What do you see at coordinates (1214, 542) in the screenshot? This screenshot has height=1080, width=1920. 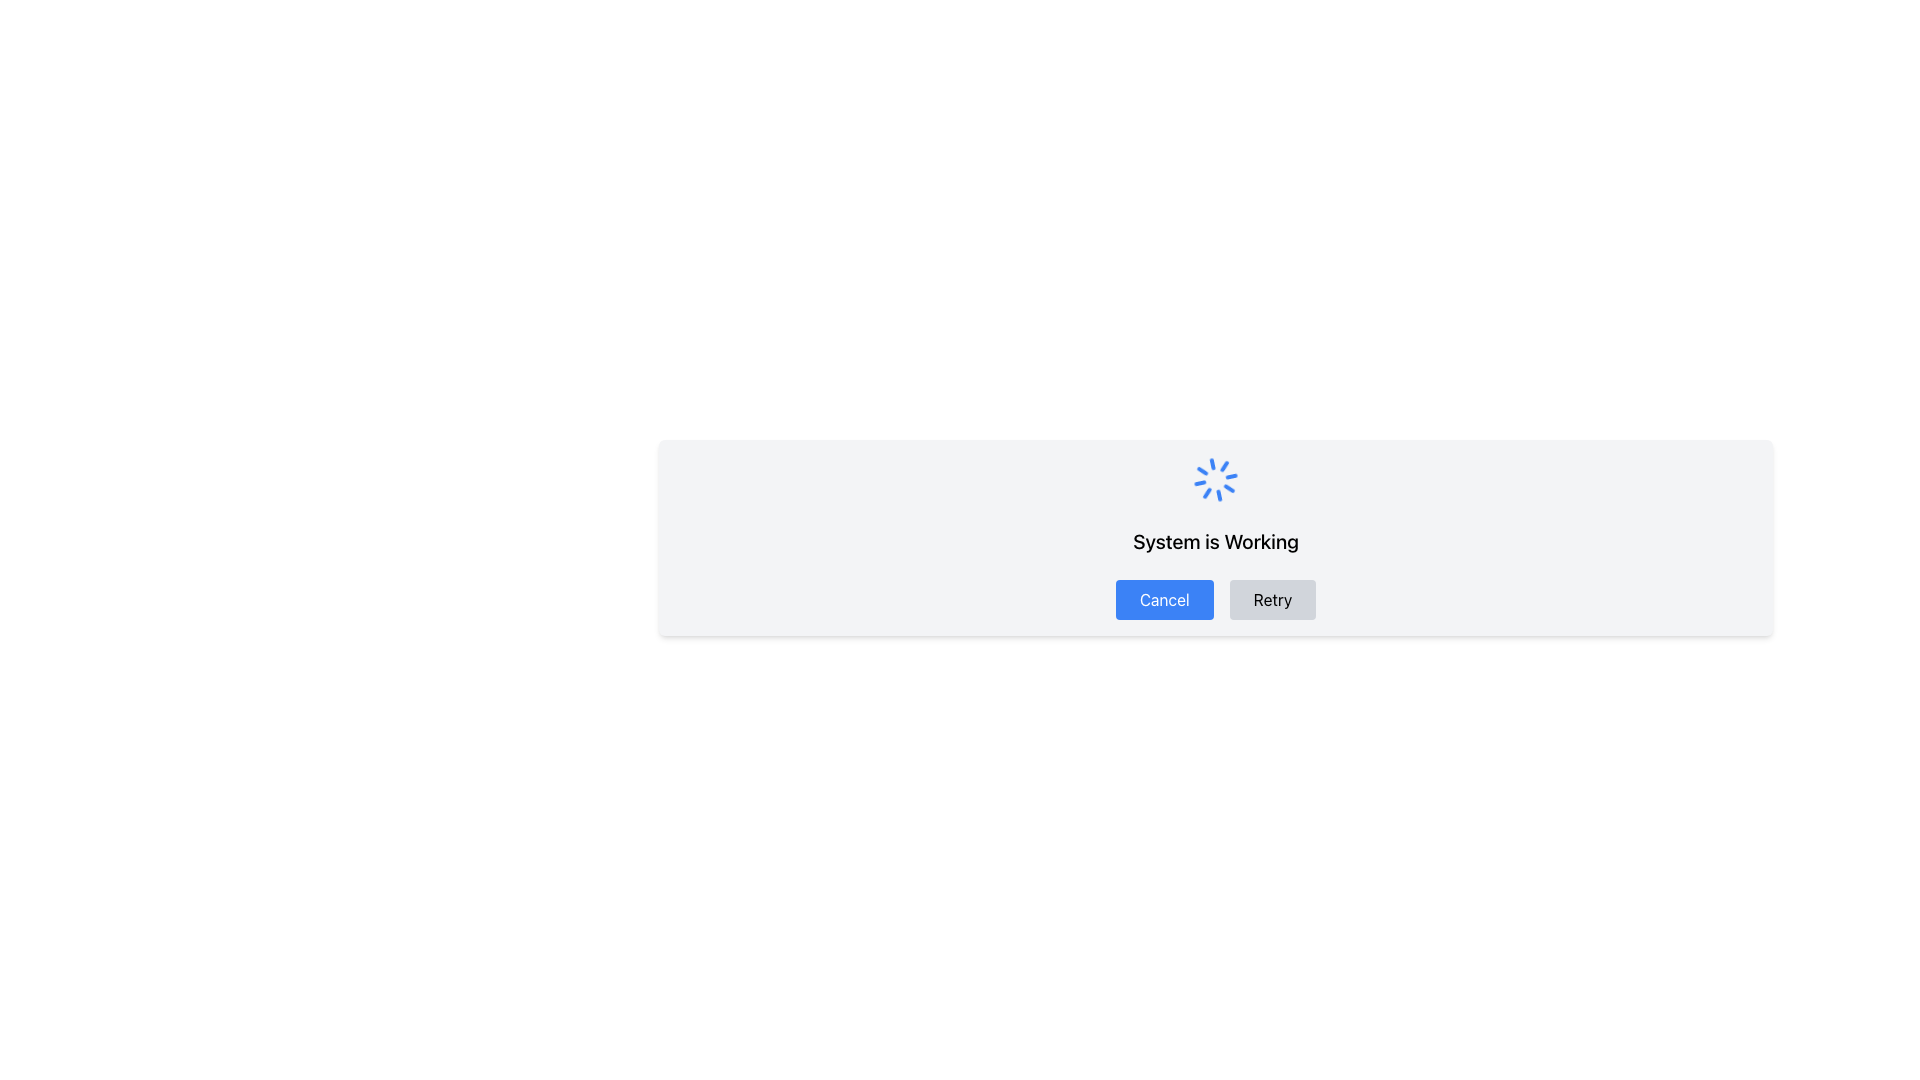 I see `the Text Label that indicates the system is currently operational, which is located slightly left aligned within a rectangular box containing a loader icon above and 'Cancel' and 'Retry' buttons below` at bounding box center [1214, 542].